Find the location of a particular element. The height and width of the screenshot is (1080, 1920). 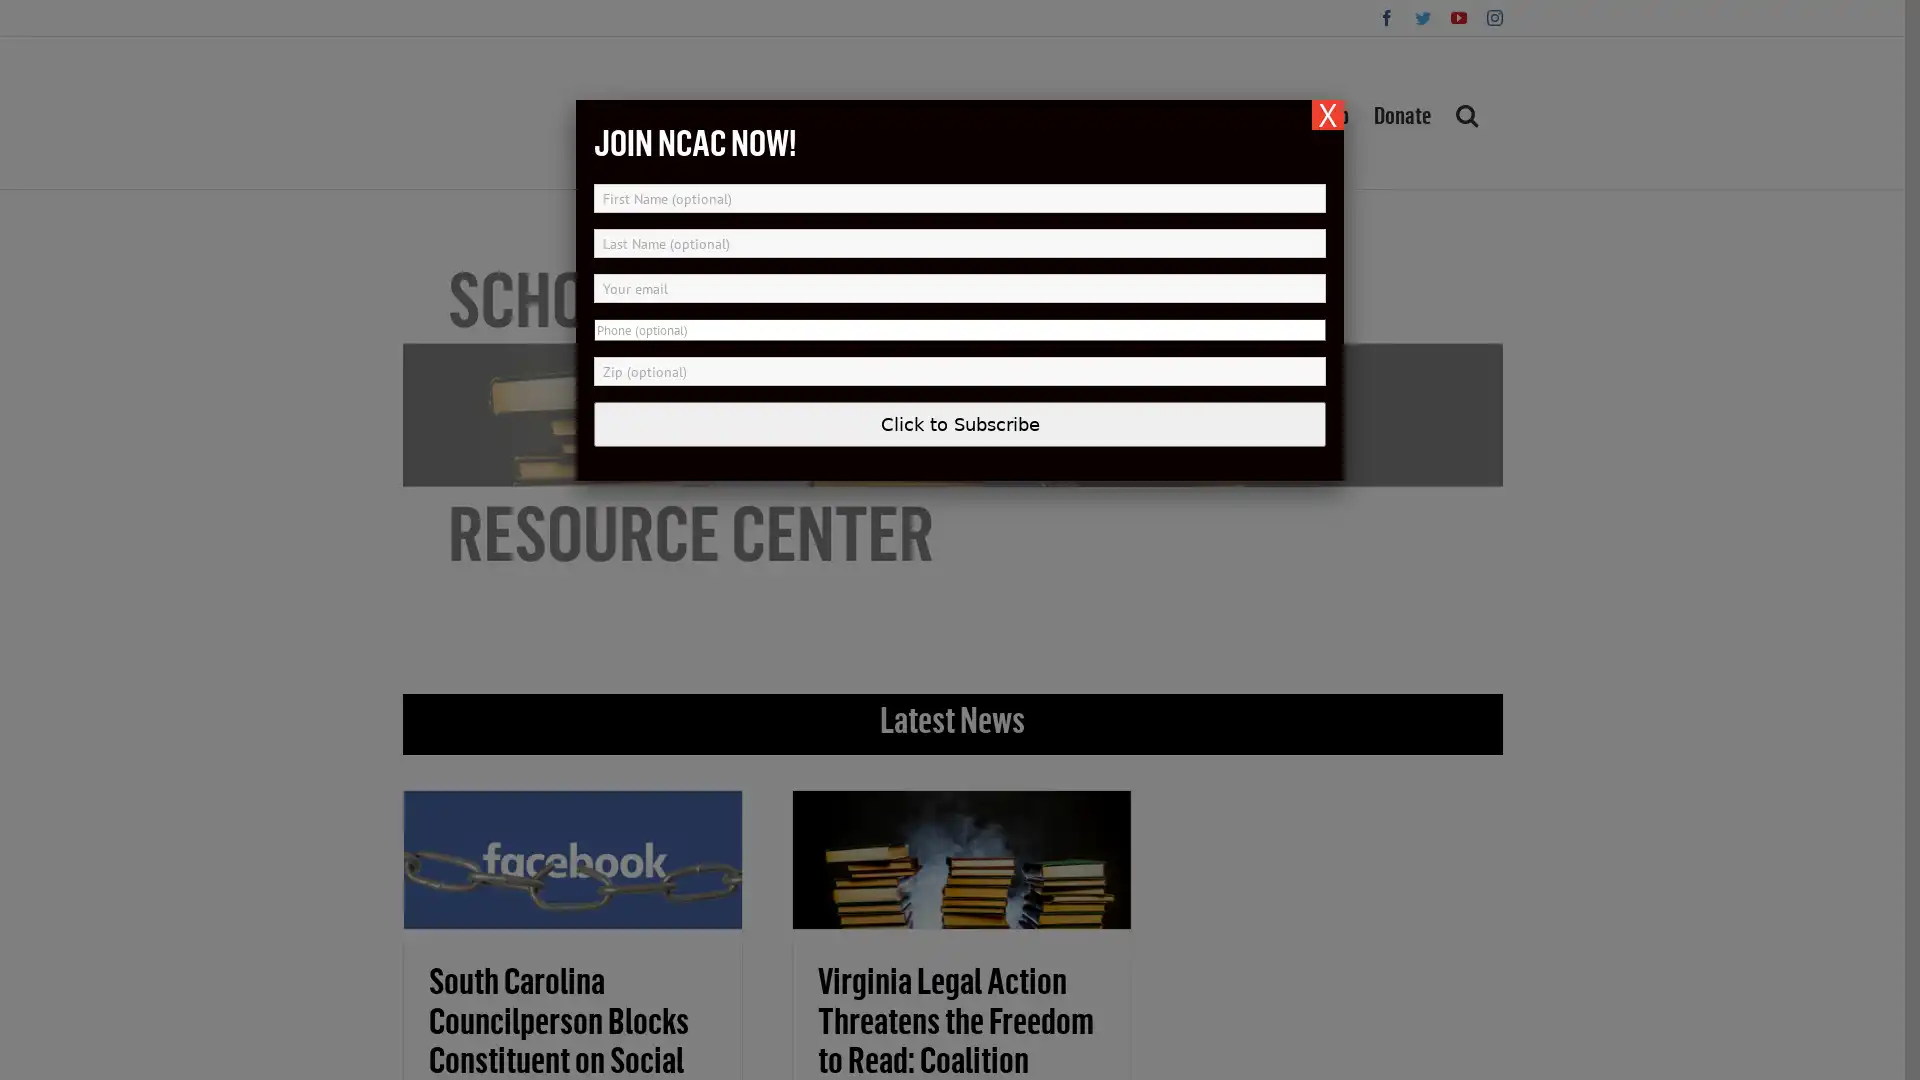

Close is located at coordinates (1328, 115).